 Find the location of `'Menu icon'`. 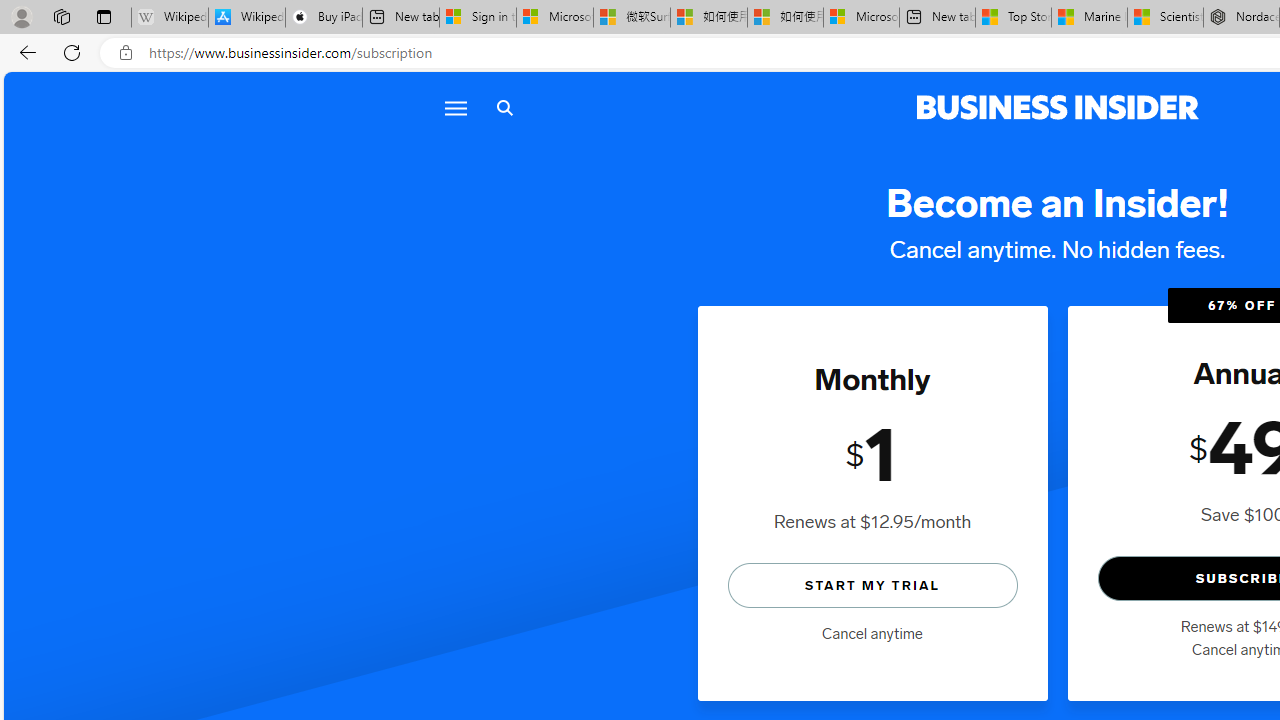

'Menu icon' is located at coordinates (454, 108).